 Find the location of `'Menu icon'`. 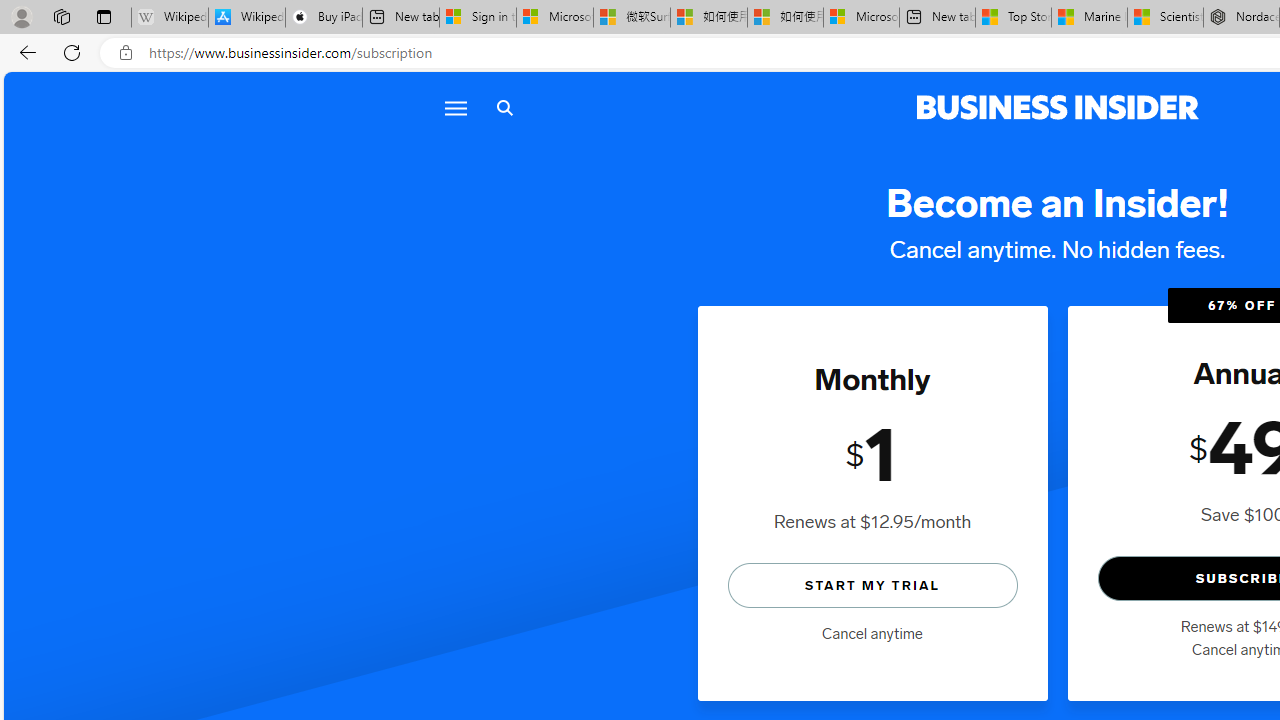

'Menu icon' is located at coordinates (454, 108).